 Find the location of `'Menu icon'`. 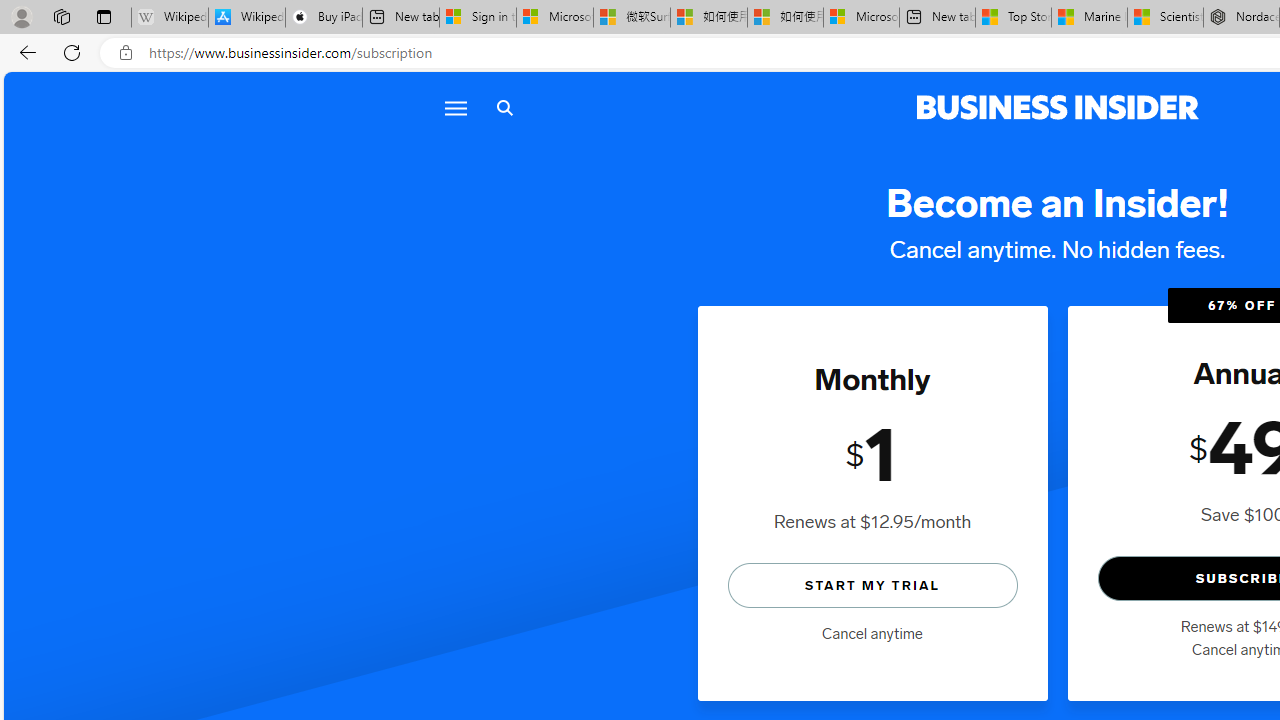

'Menu icon' is located at coordinates (454, 108).